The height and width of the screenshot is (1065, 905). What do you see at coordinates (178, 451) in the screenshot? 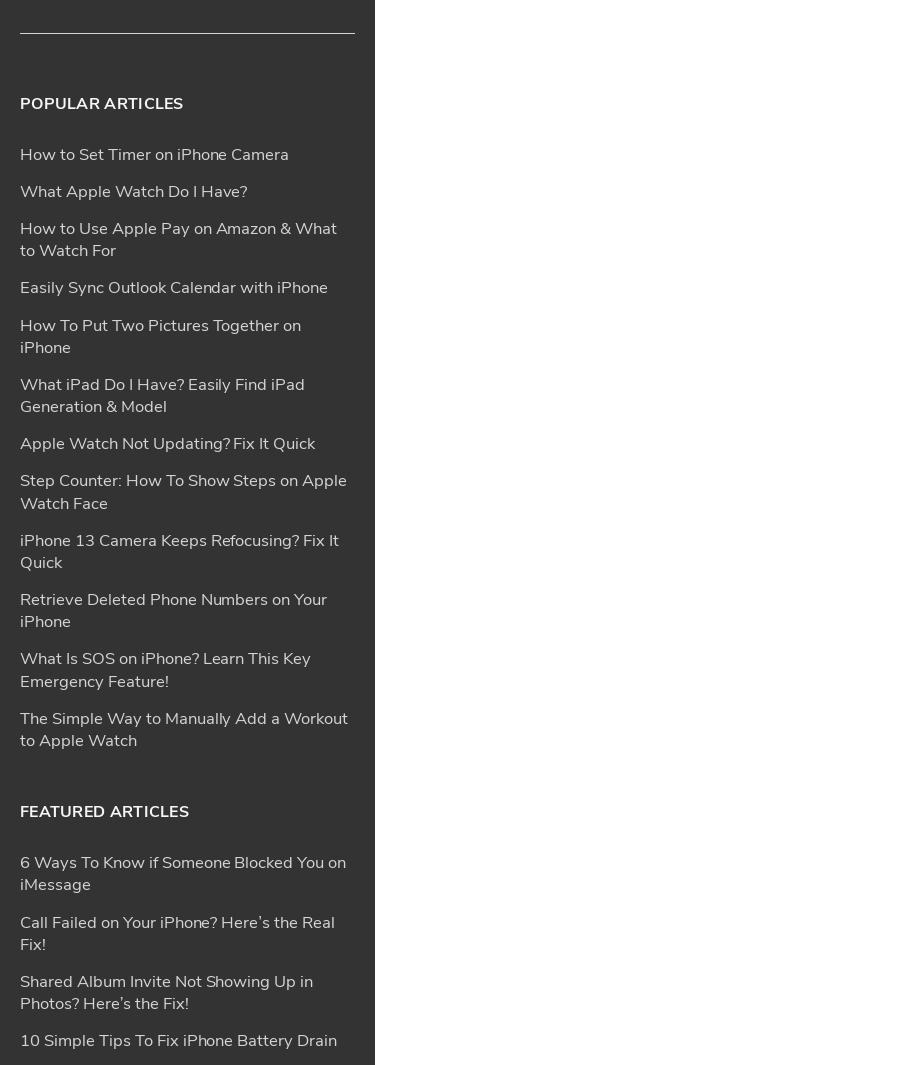
I see `'10 Simple Tips To Fix iPhone Battery Drain'` at bounding box center [178, 451].